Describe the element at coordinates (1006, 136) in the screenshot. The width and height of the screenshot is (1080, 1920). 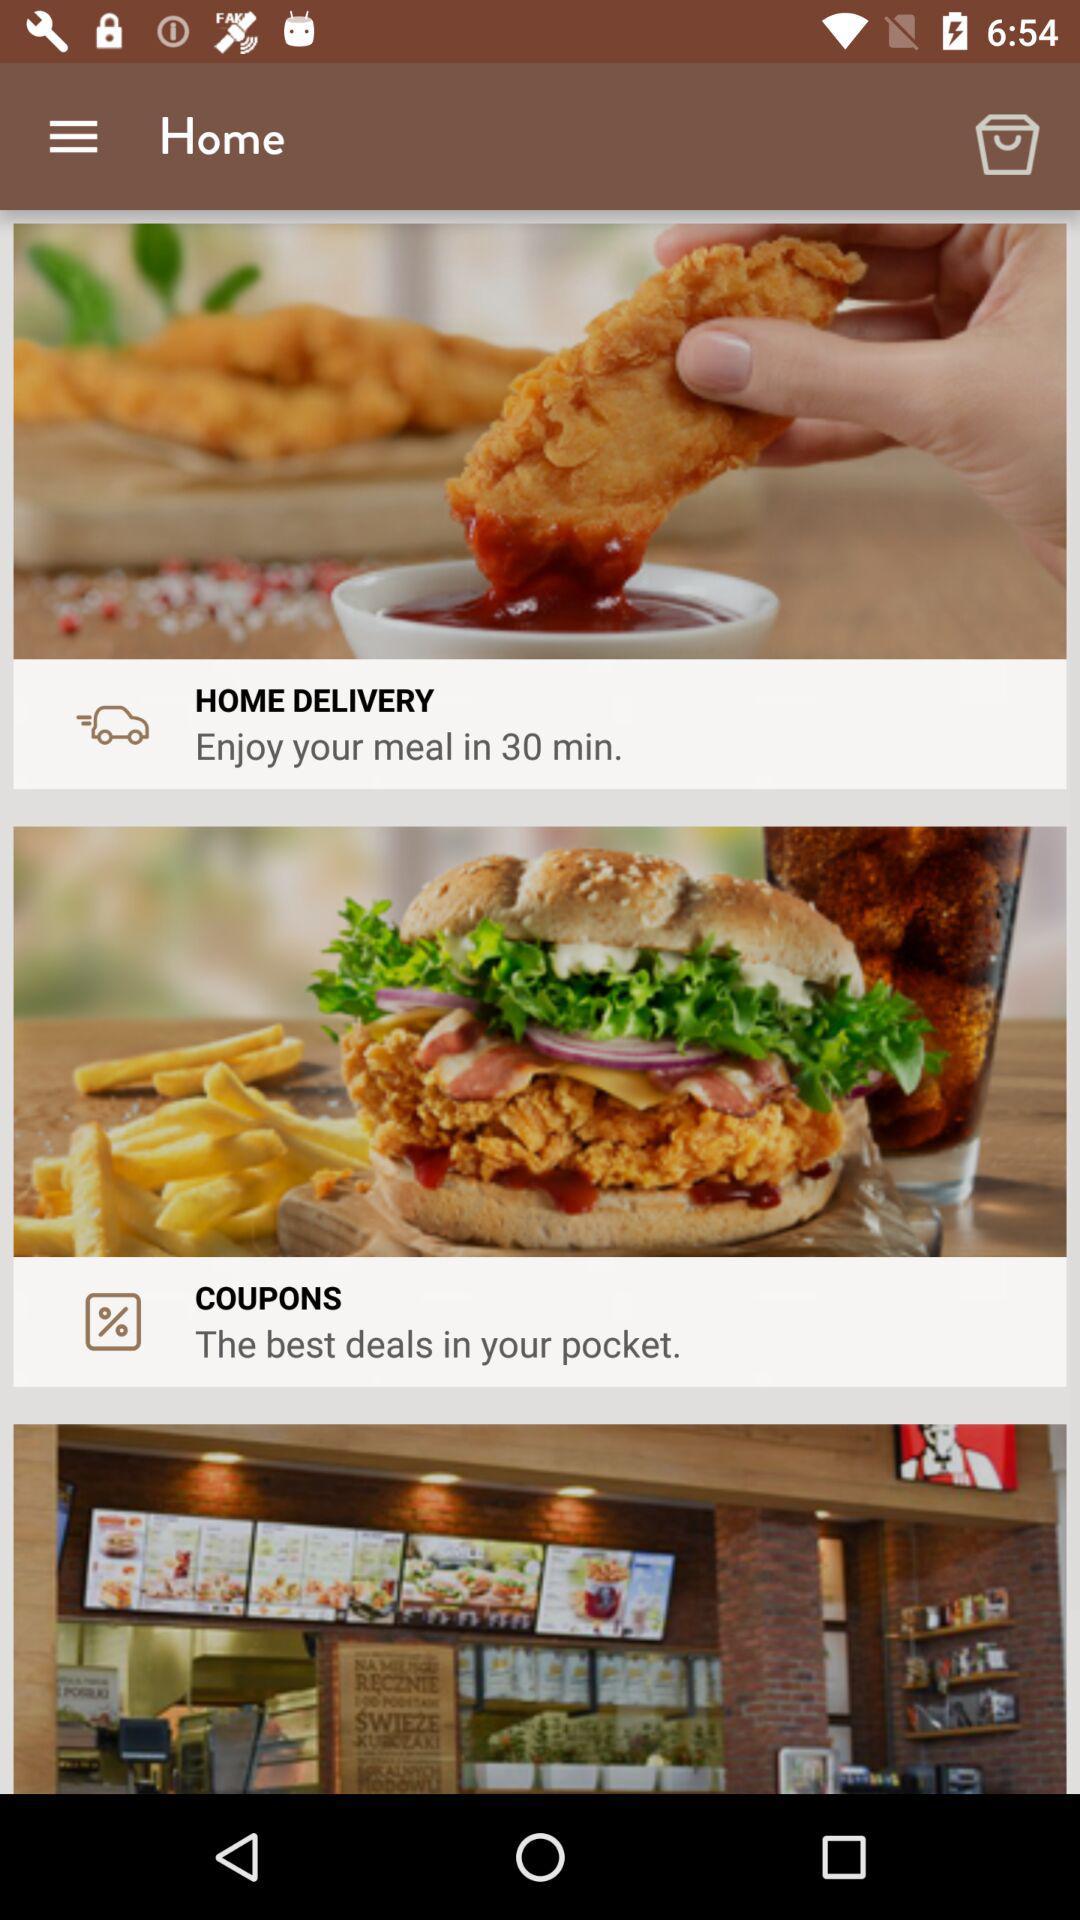
I see `the add to cart button` at that location.